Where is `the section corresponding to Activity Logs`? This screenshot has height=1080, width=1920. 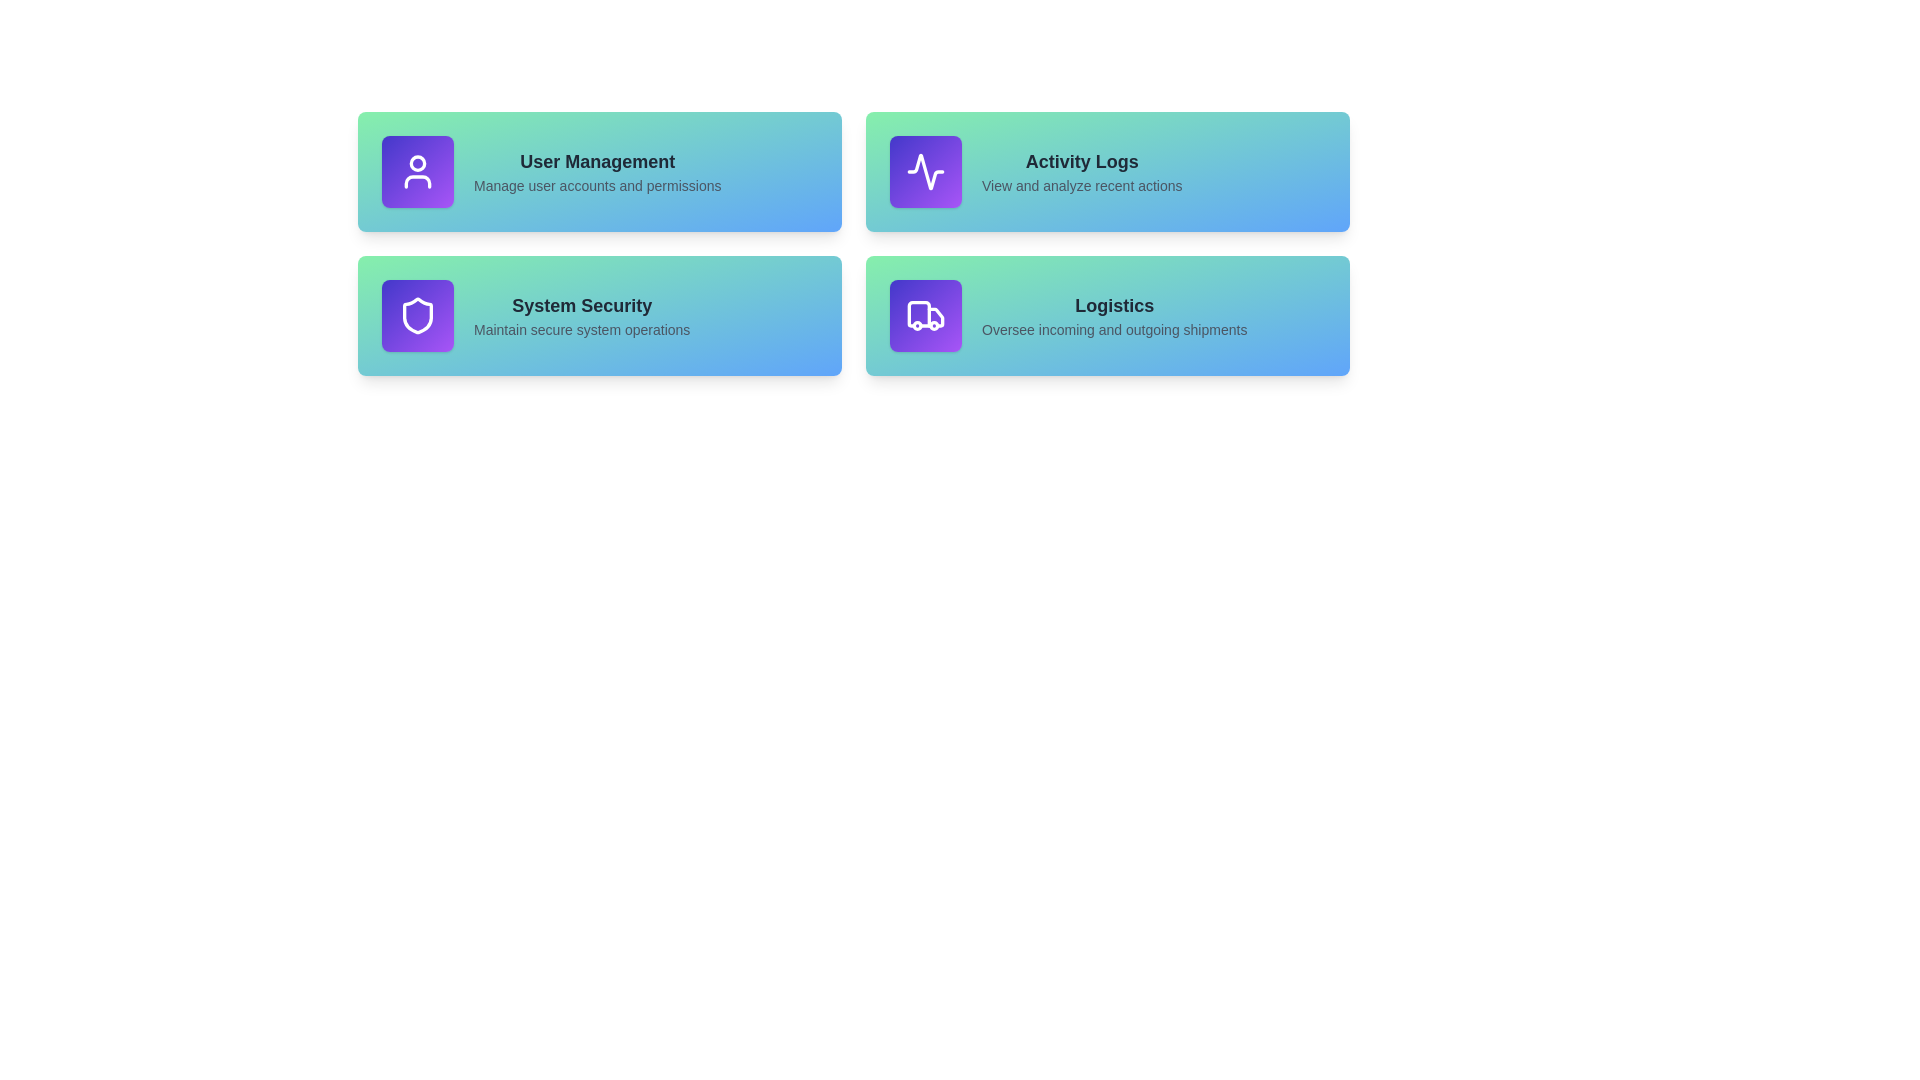 the section corresponding to Activity Logs is located at coordinates (1107, 171).